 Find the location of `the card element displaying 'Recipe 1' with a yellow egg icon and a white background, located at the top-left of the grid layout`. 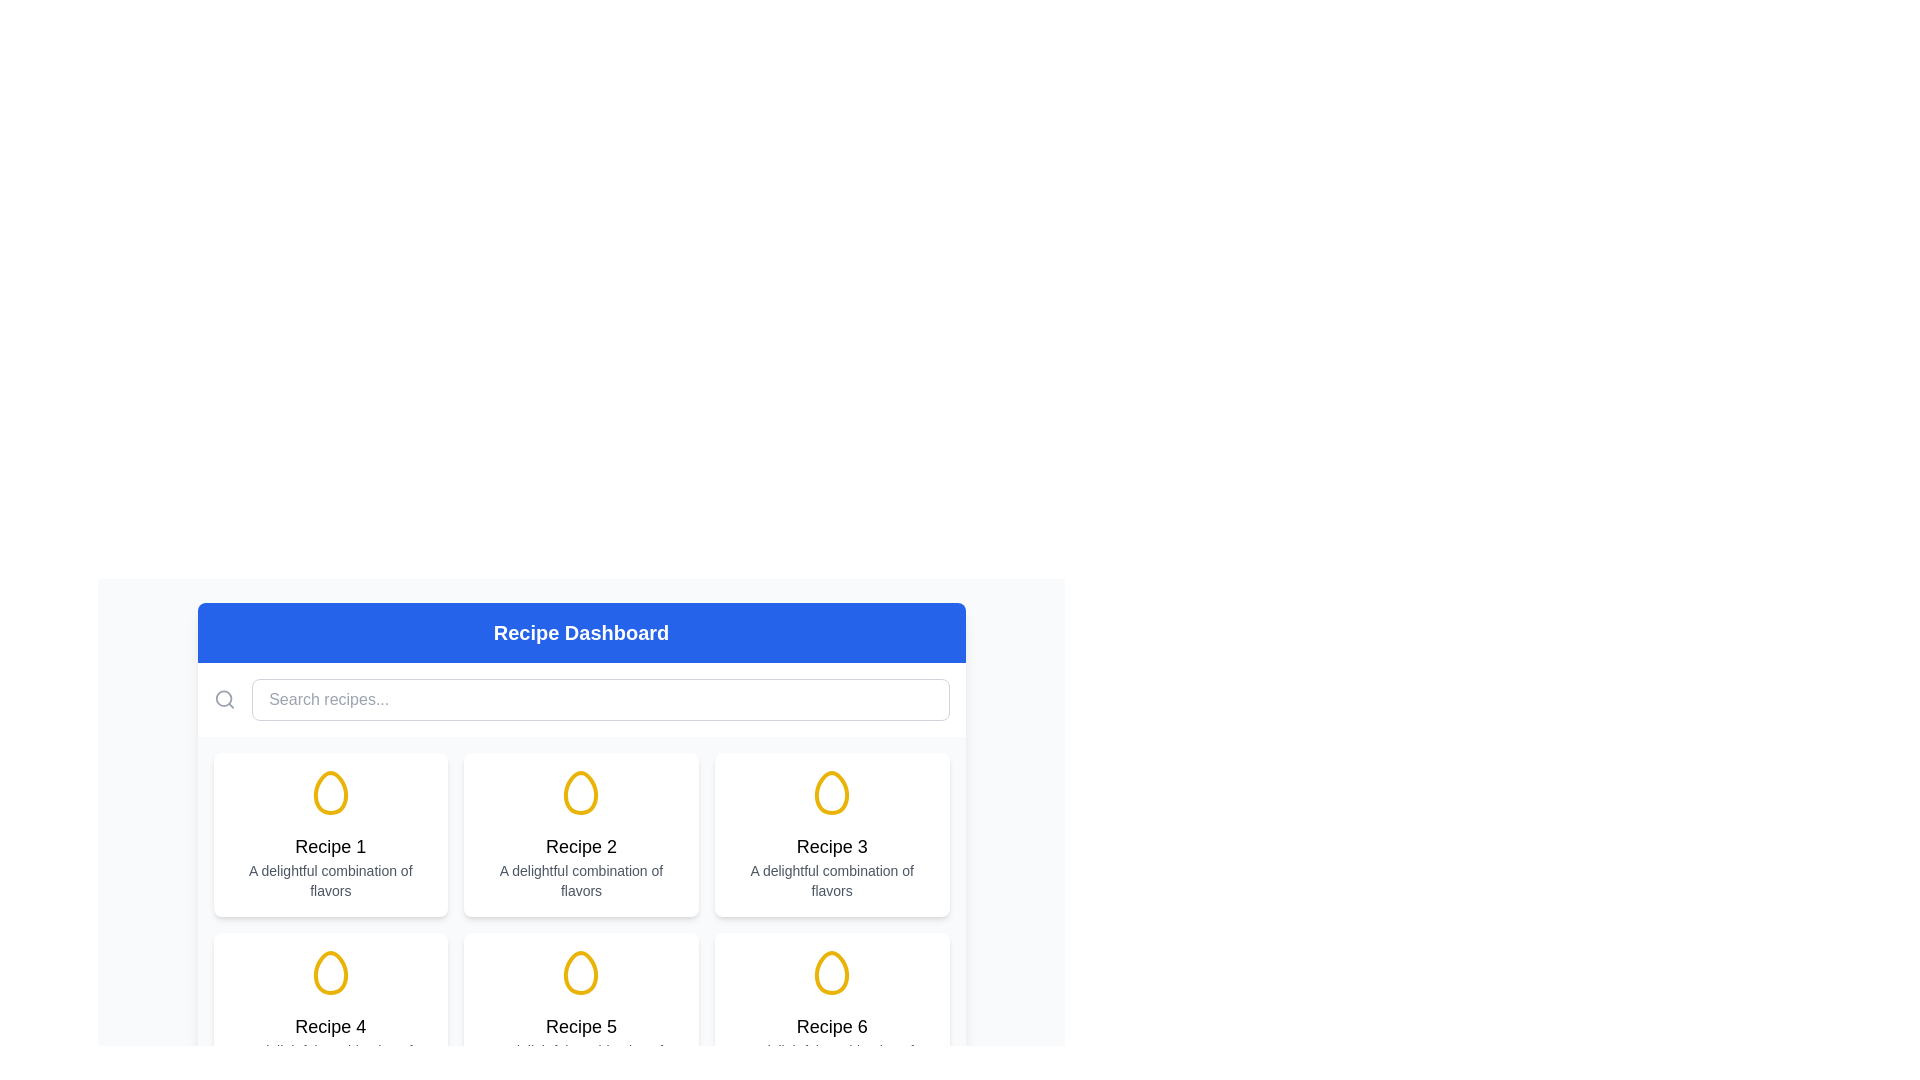

the card element displaying 'Recipe 1' with a yellow egg icon and a white background, located at the top-left of the grid layout is located at coordinates (330, 834).